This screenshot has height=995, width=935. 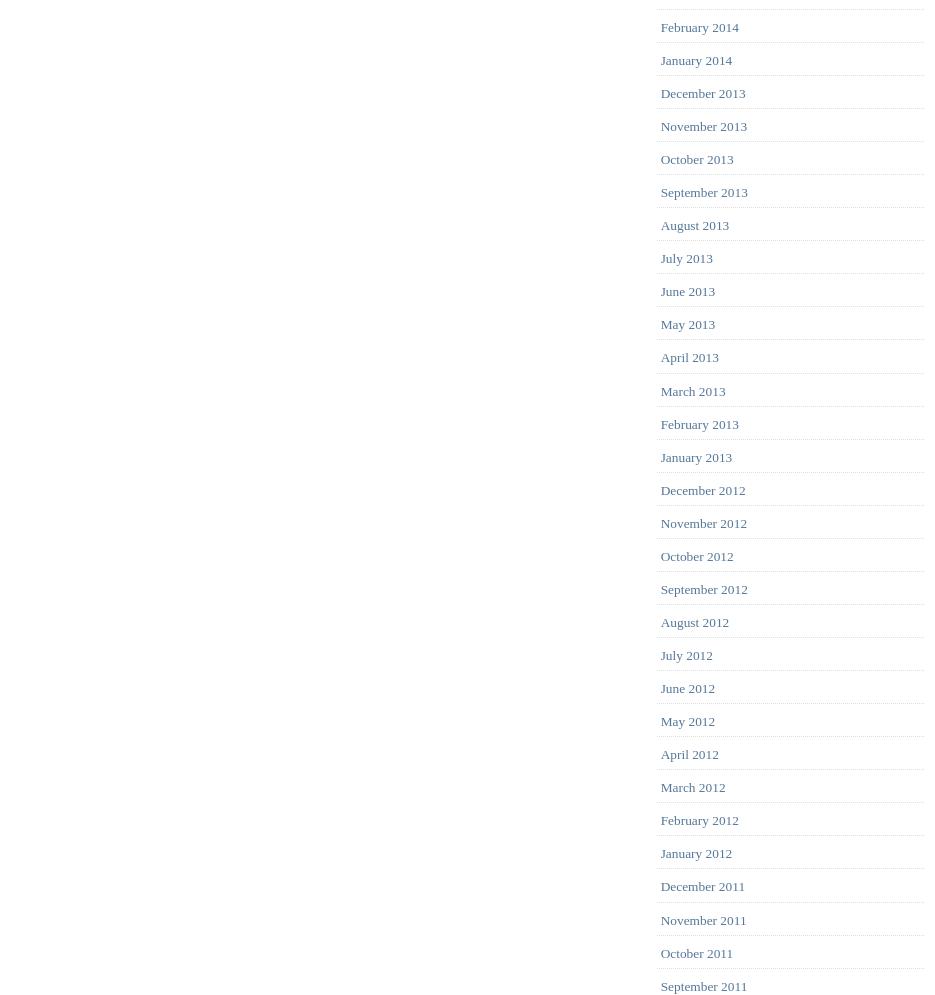 What do you see at coordinates (686, 324) in the screenshot?
I see `'May 2013'` at bounding box center [686, 324].